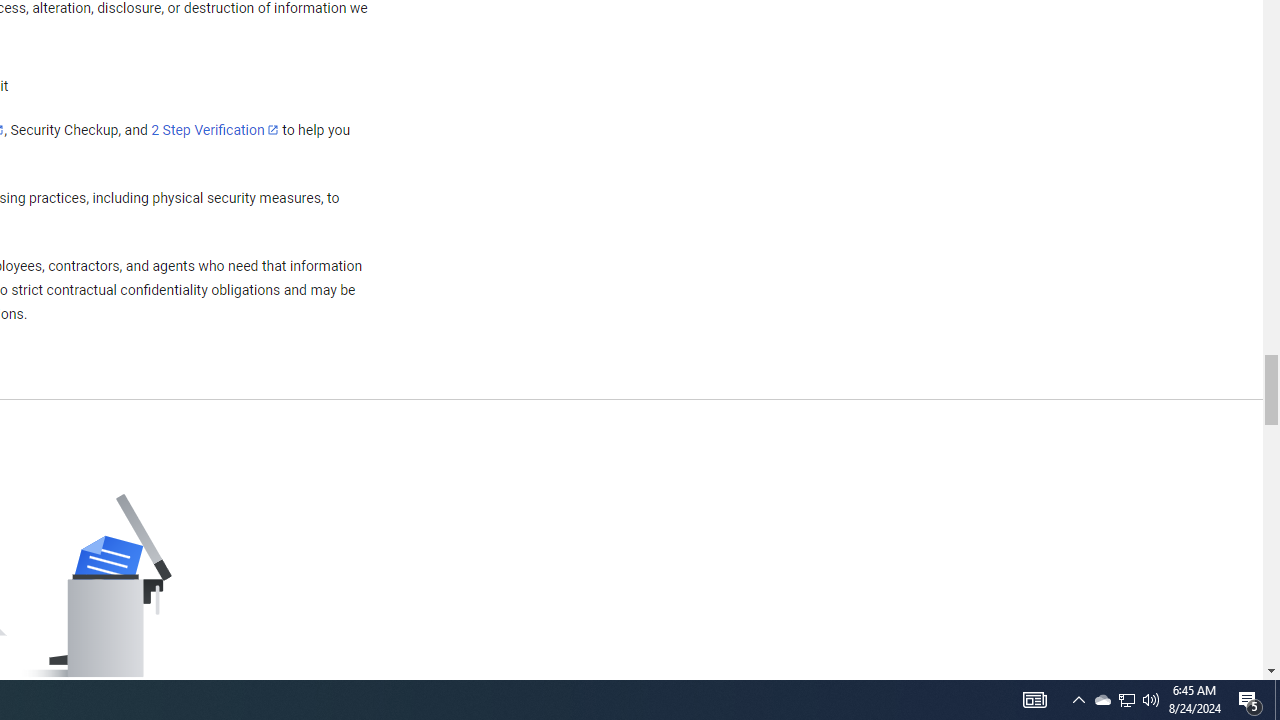  I want to click on '2 Step Verification', so click(215, 129).